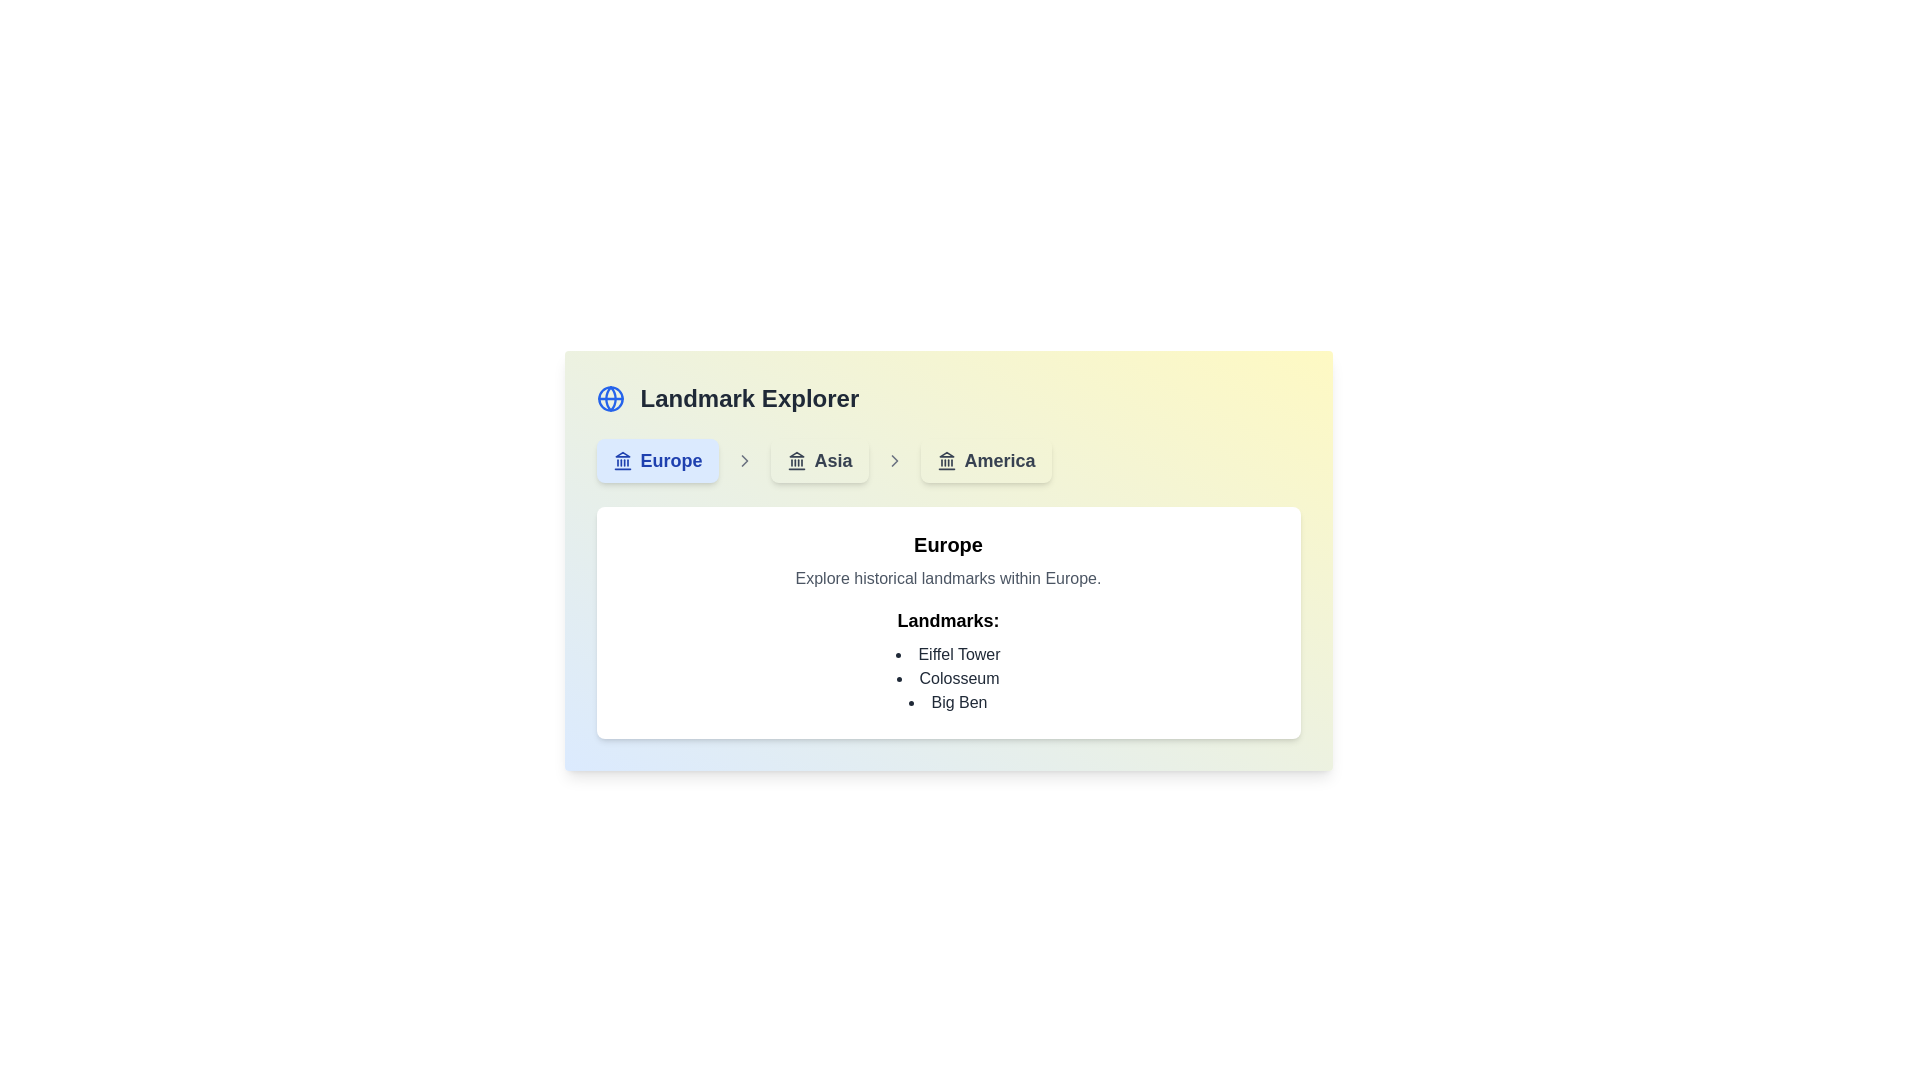  I want to click on the text element displaying 'Eiffel Tower', which is the first item in a bulleted list under the 'Landmarks' heading in the Europe section, so click(947, 655).